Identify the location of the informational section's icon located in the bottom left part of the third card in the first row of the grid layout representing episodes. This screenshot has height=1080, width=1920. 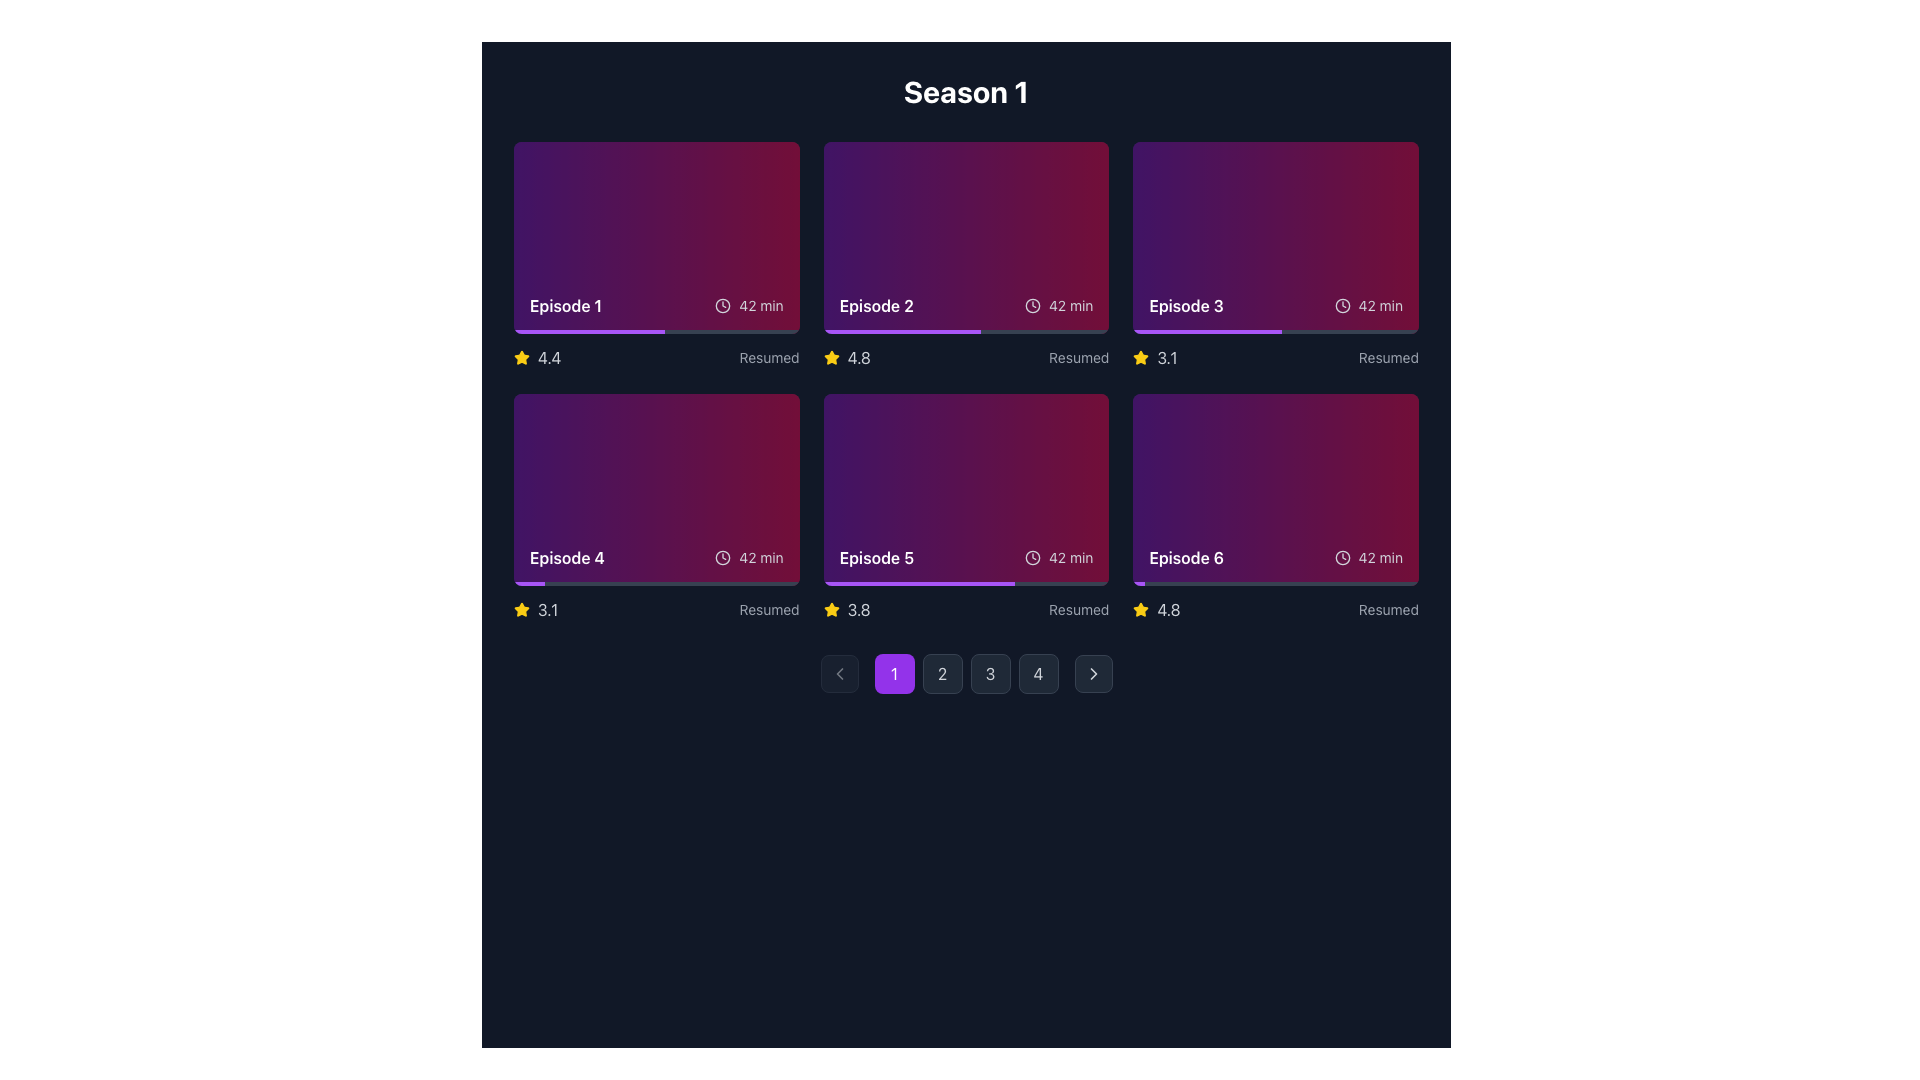
(1275, 305).